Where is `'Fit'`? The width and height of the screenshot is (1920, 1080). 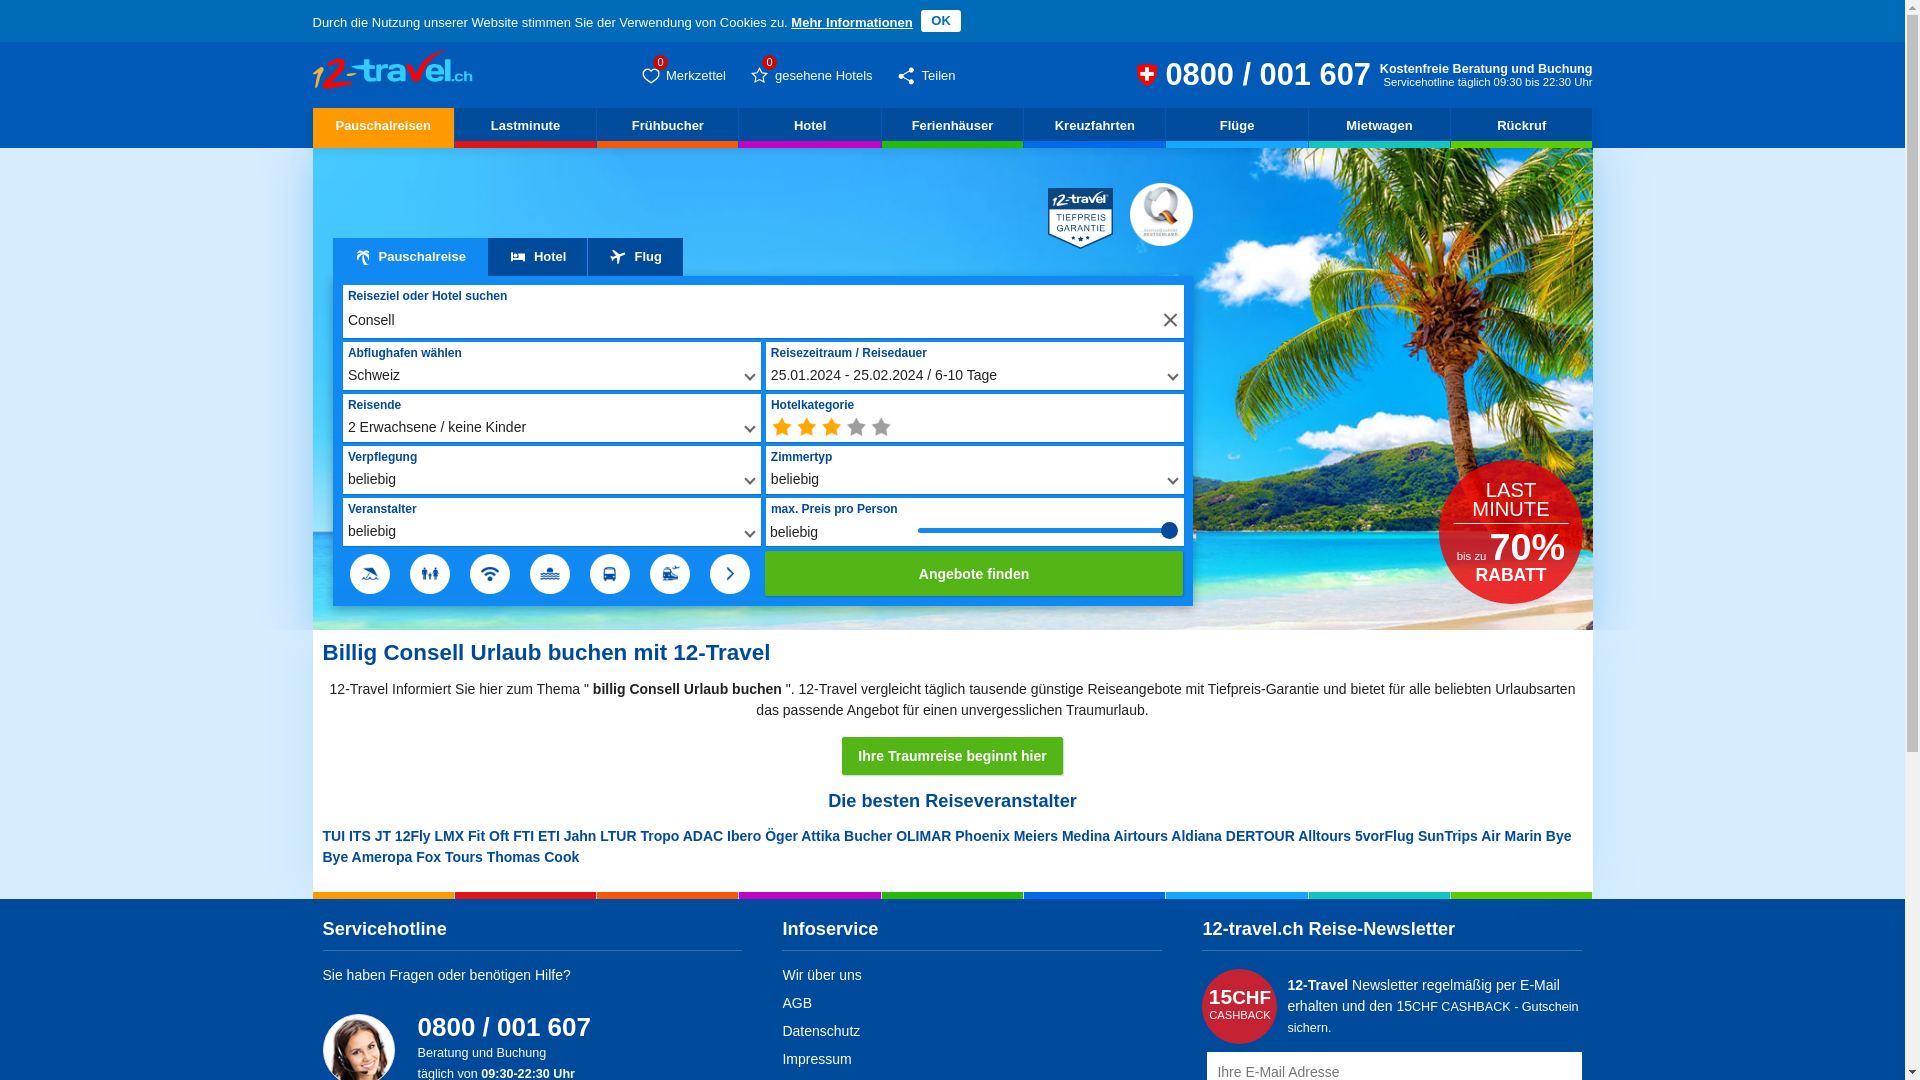 'Fit' is located at coordinates (475, 836).